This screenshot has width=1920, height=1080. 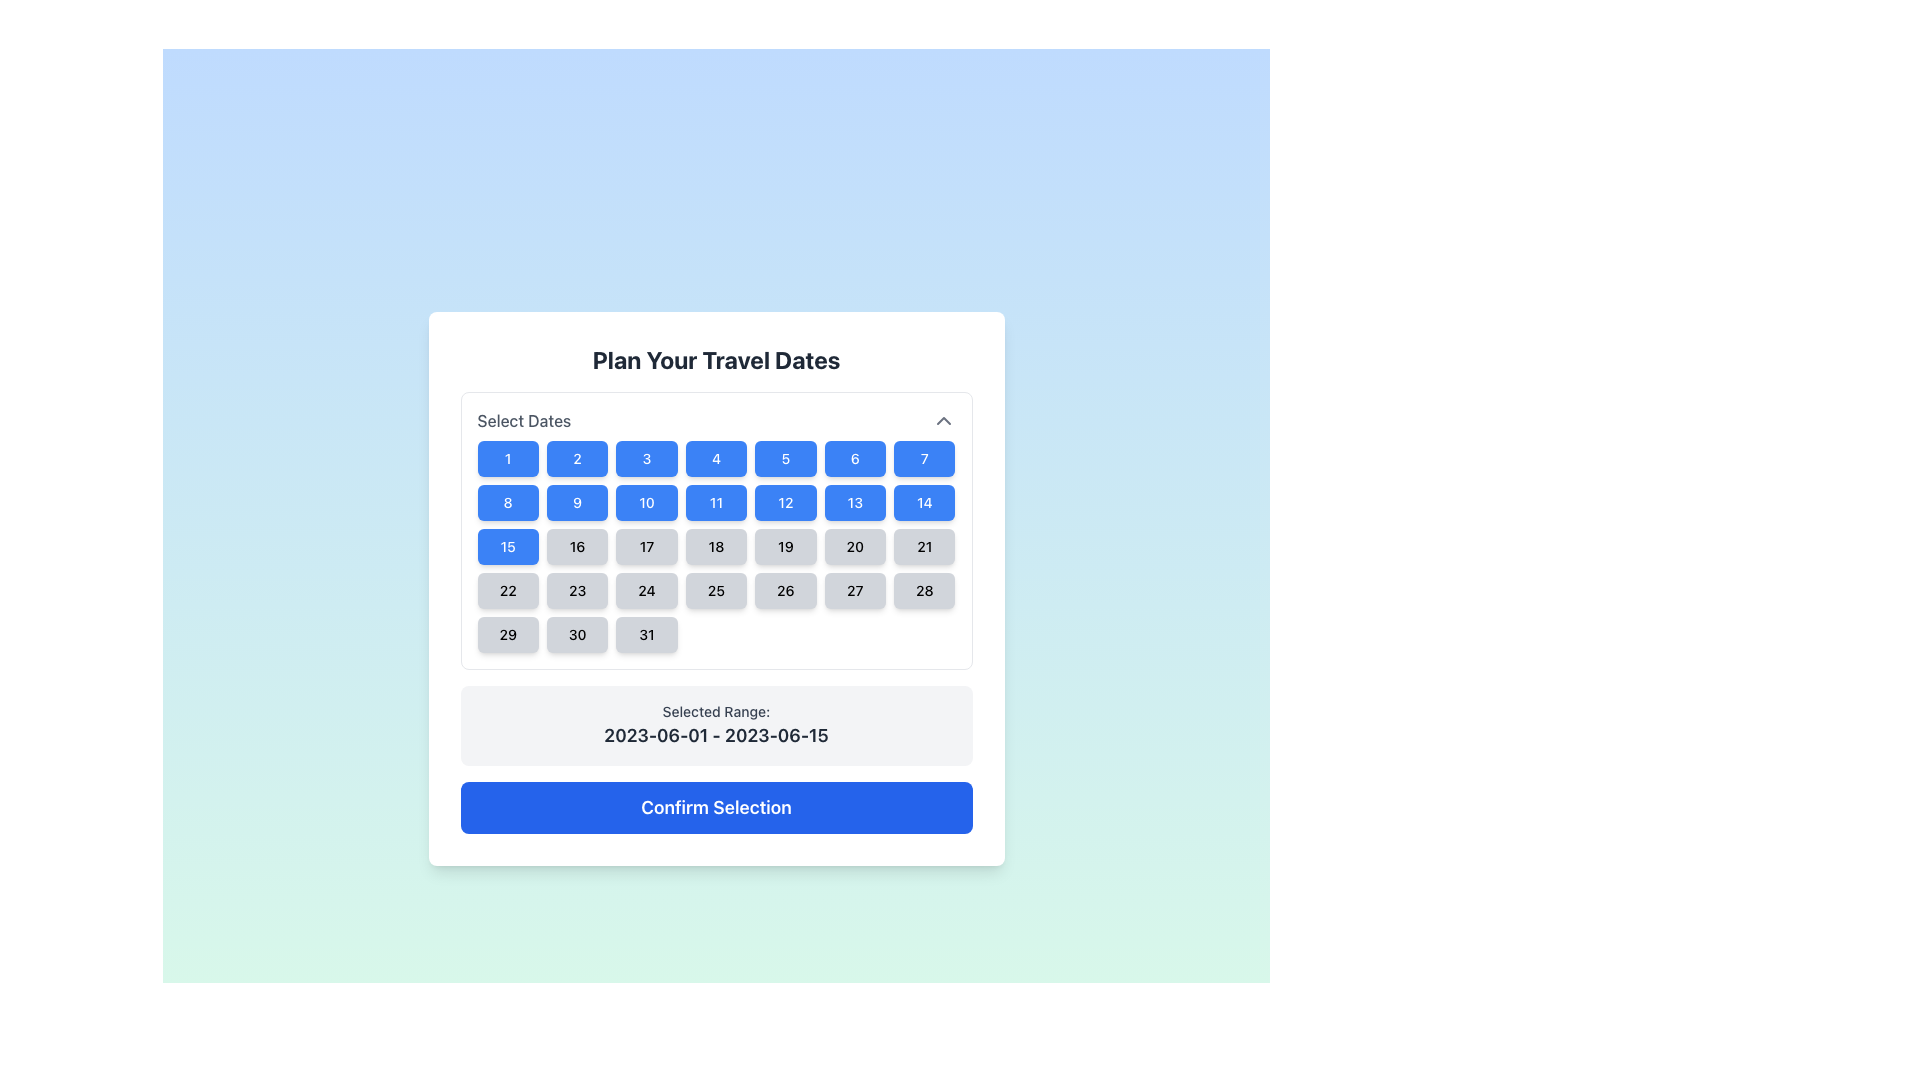 I want to click on the button representing the 25th day of the month in the calendar interface, so click(x=716, y=589).